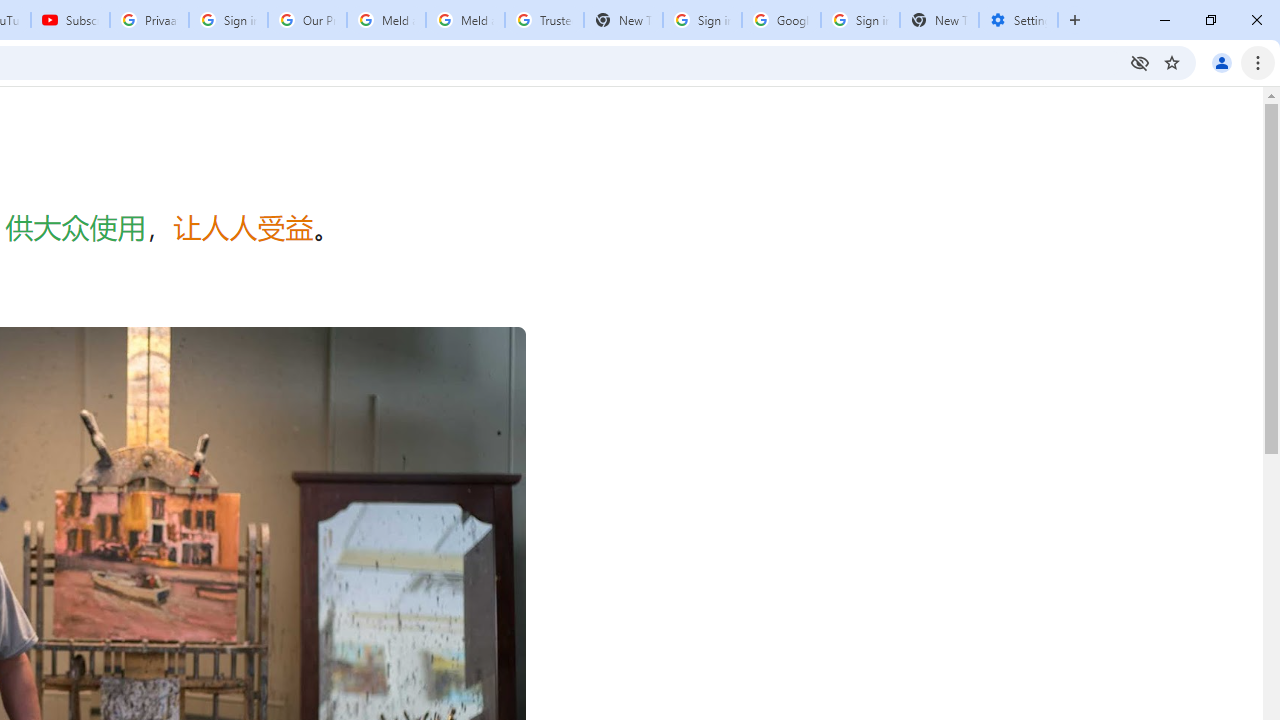 The width and height of the screenshot is (1280, 720). I want to click on 'Settings - Addresses and more', so click(1018, 20).